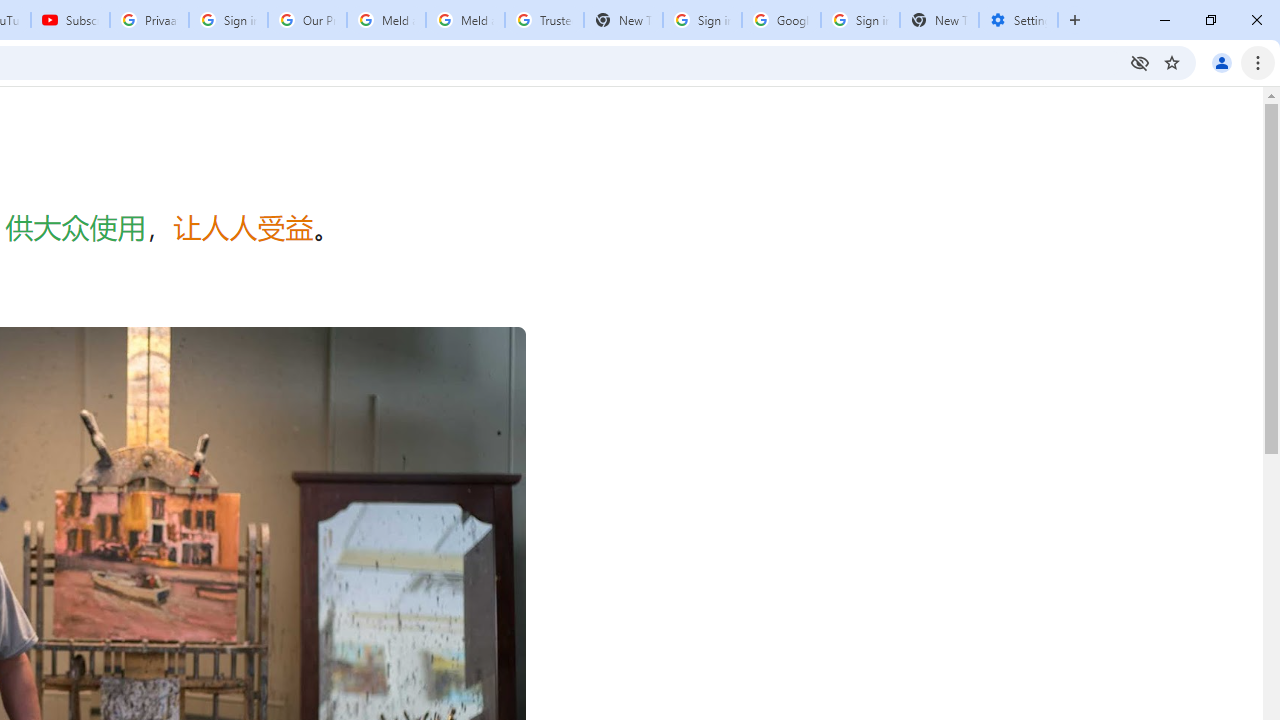 The width and height of the screenshot is (1280, 720). I want to click on 'Settings - Addresses and more', so click(1018, 20).